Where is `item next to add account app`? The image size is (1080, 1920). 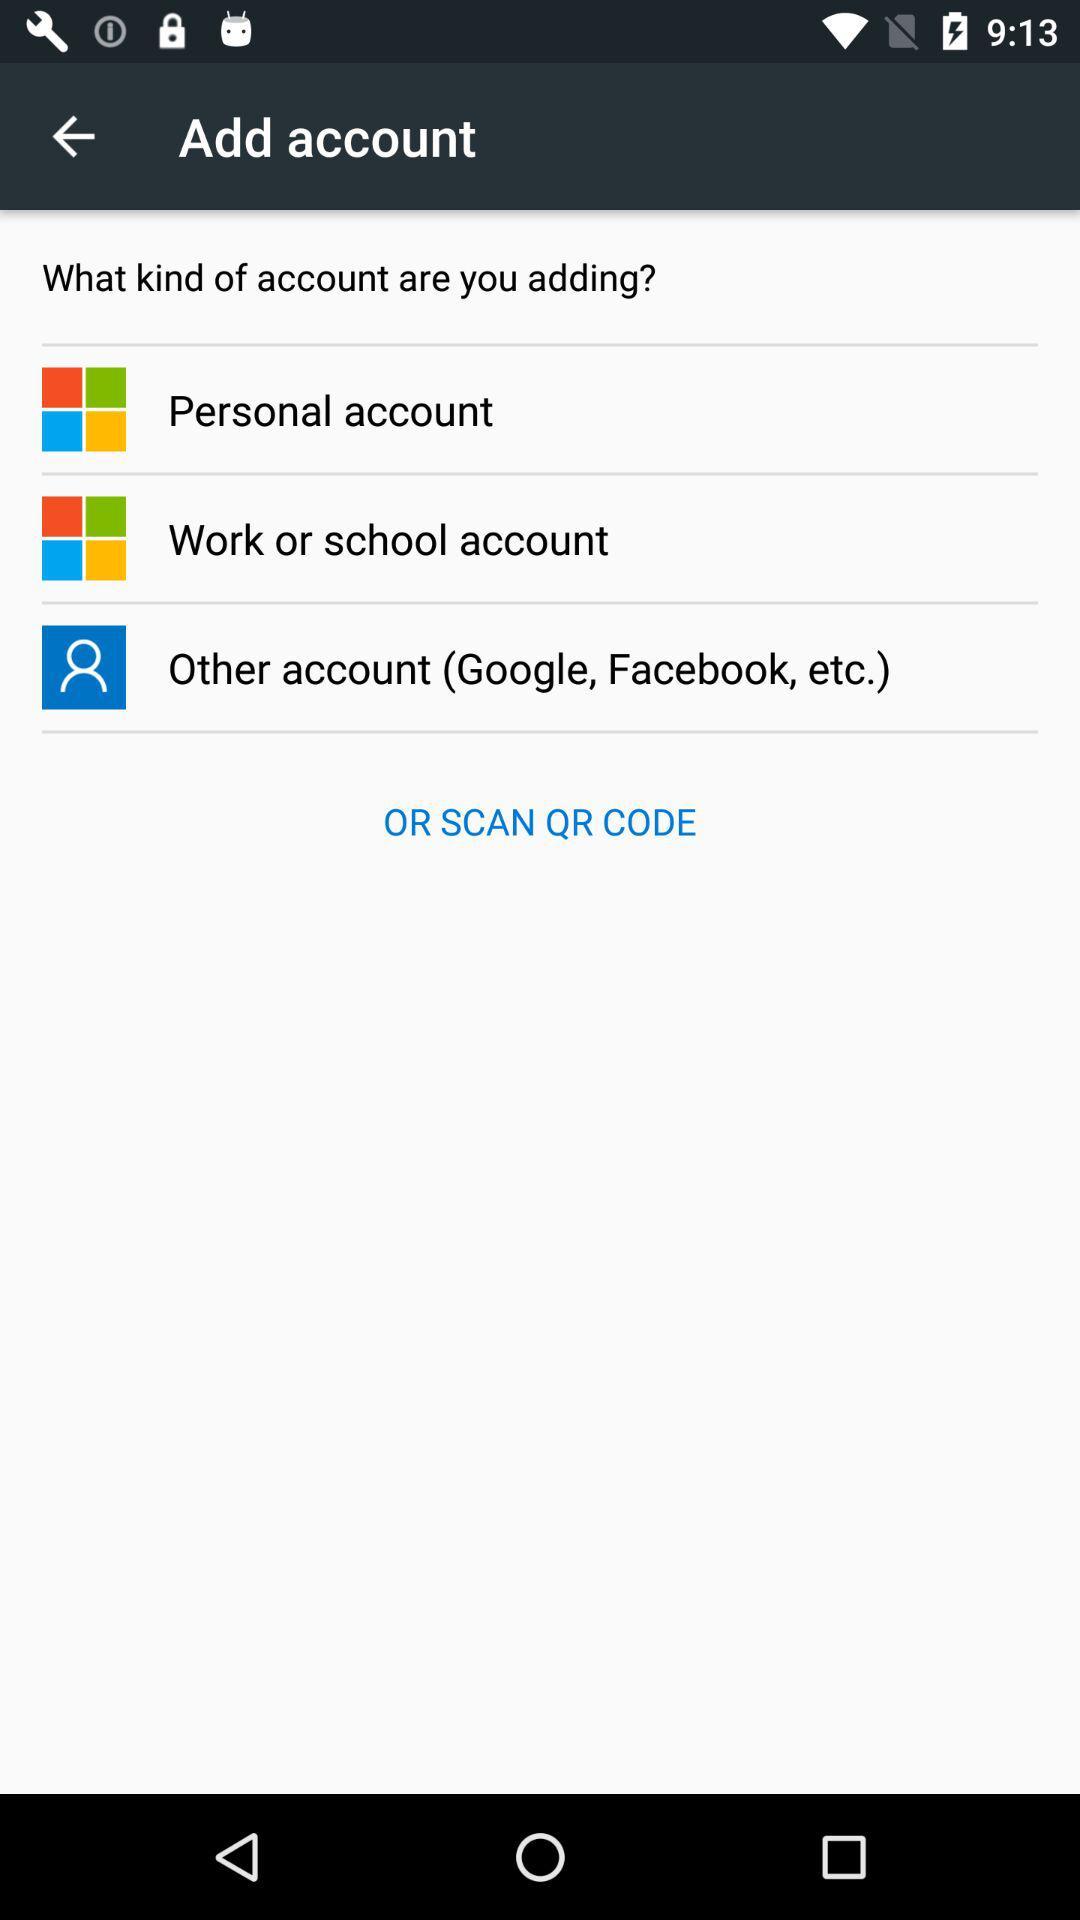 item next to add account app is located at coordinates (83, 135).